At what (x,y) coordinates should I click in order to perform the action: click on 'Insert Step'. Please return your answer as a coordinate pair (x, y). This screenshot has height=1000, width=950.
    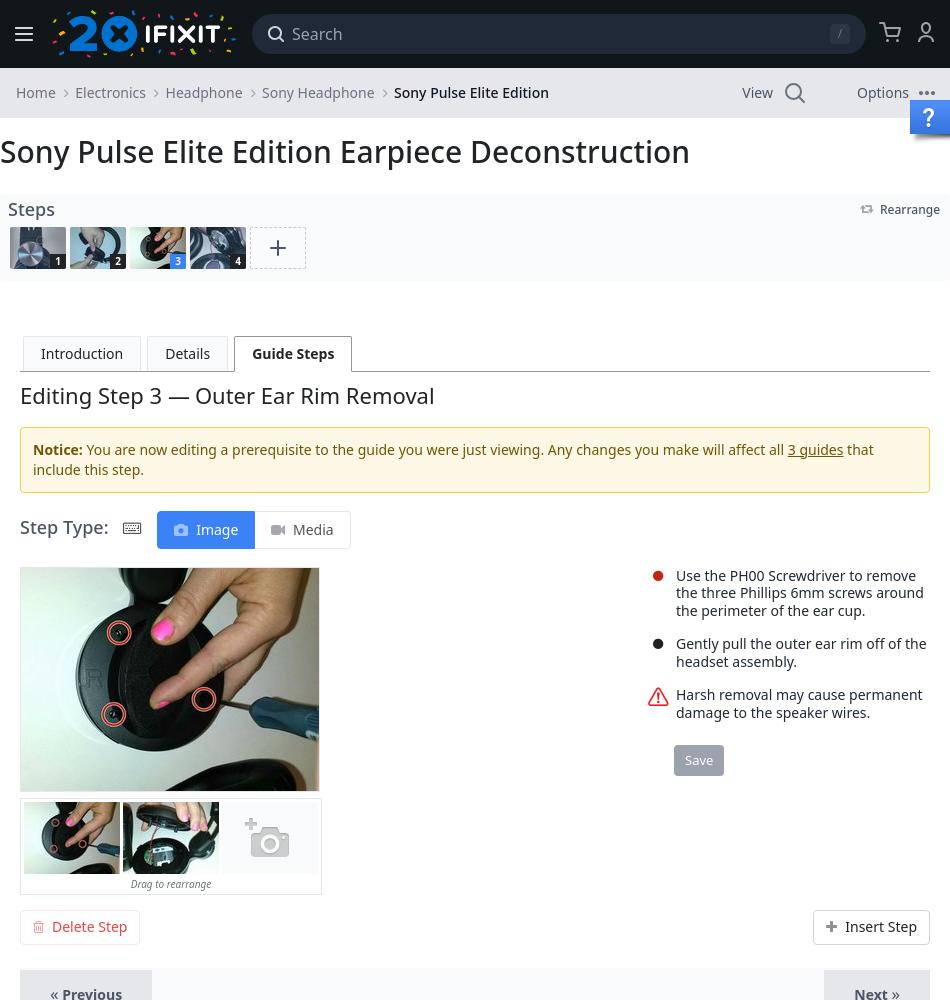
    Looking at the image, I should click on (880, 925).